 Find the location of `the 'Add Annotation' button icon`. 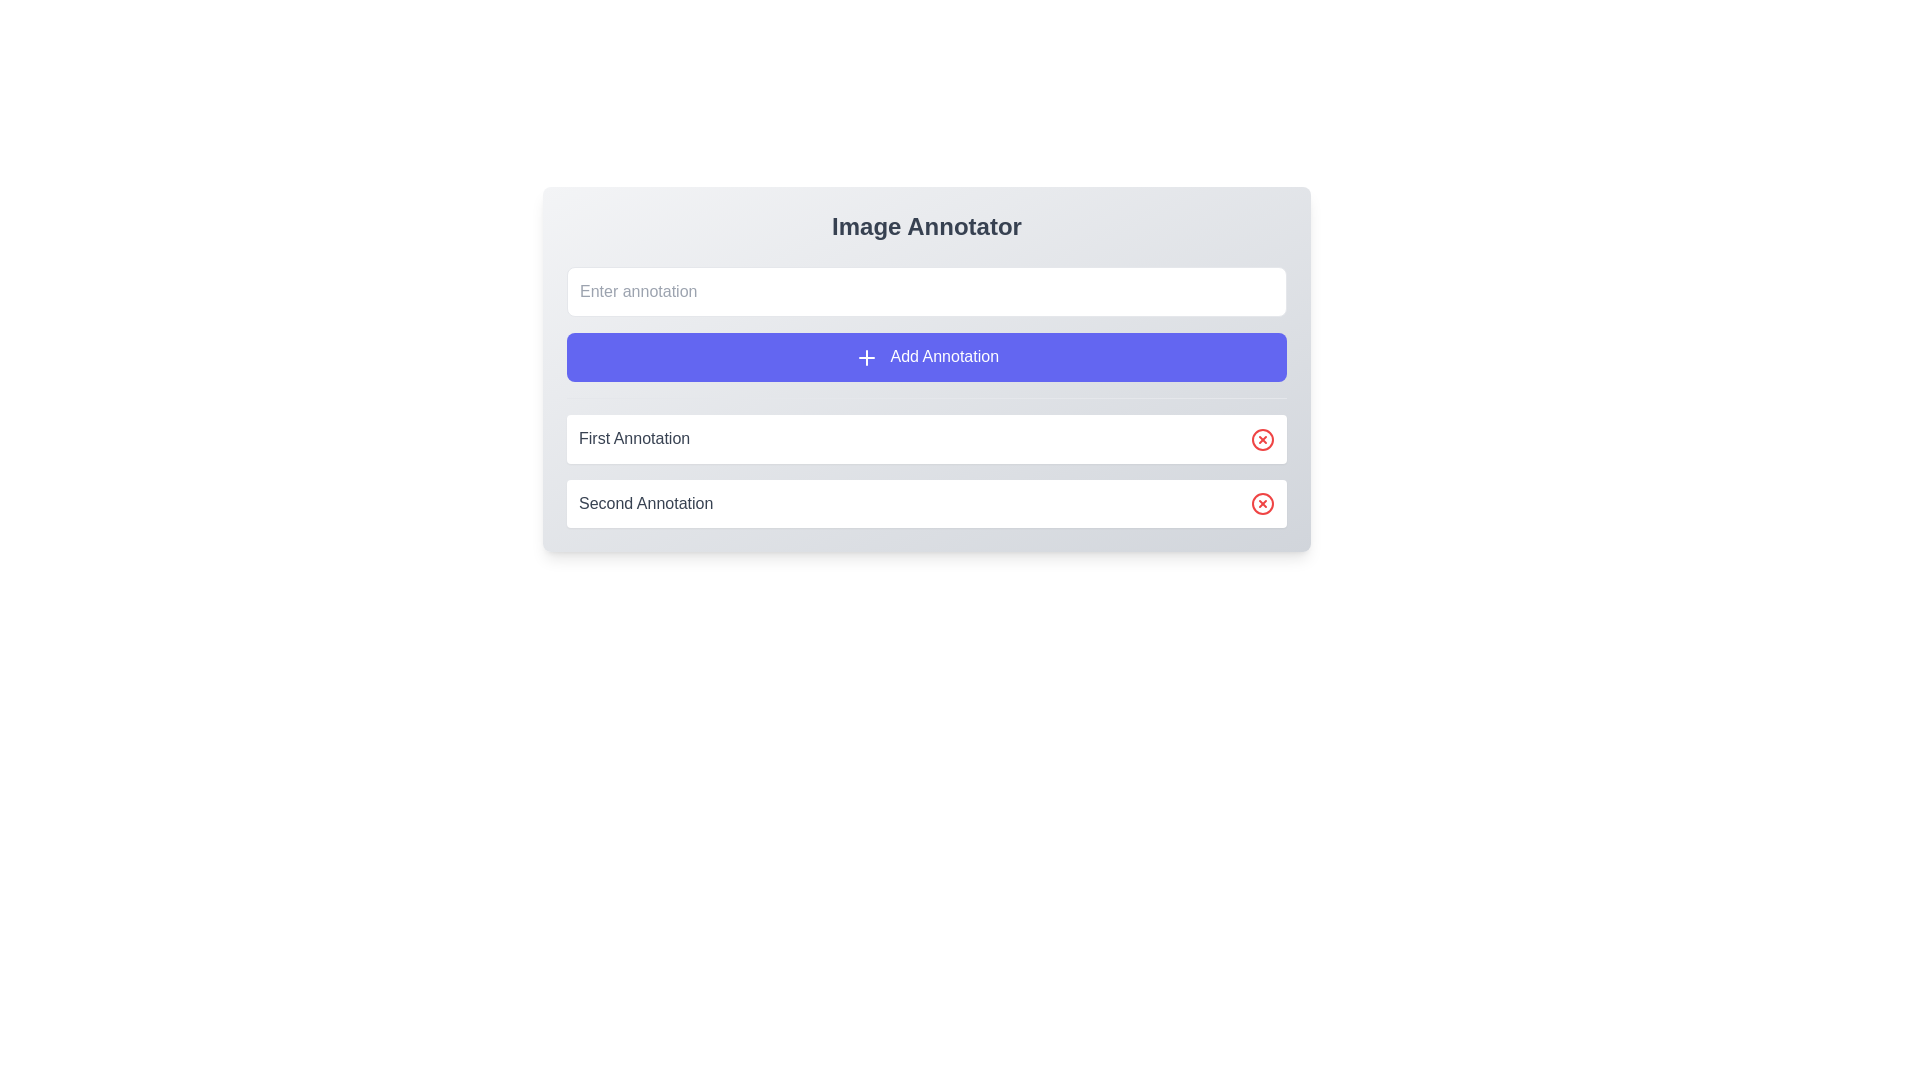

the 'Add Annotation' button icon is located at coordinates (866, 356).